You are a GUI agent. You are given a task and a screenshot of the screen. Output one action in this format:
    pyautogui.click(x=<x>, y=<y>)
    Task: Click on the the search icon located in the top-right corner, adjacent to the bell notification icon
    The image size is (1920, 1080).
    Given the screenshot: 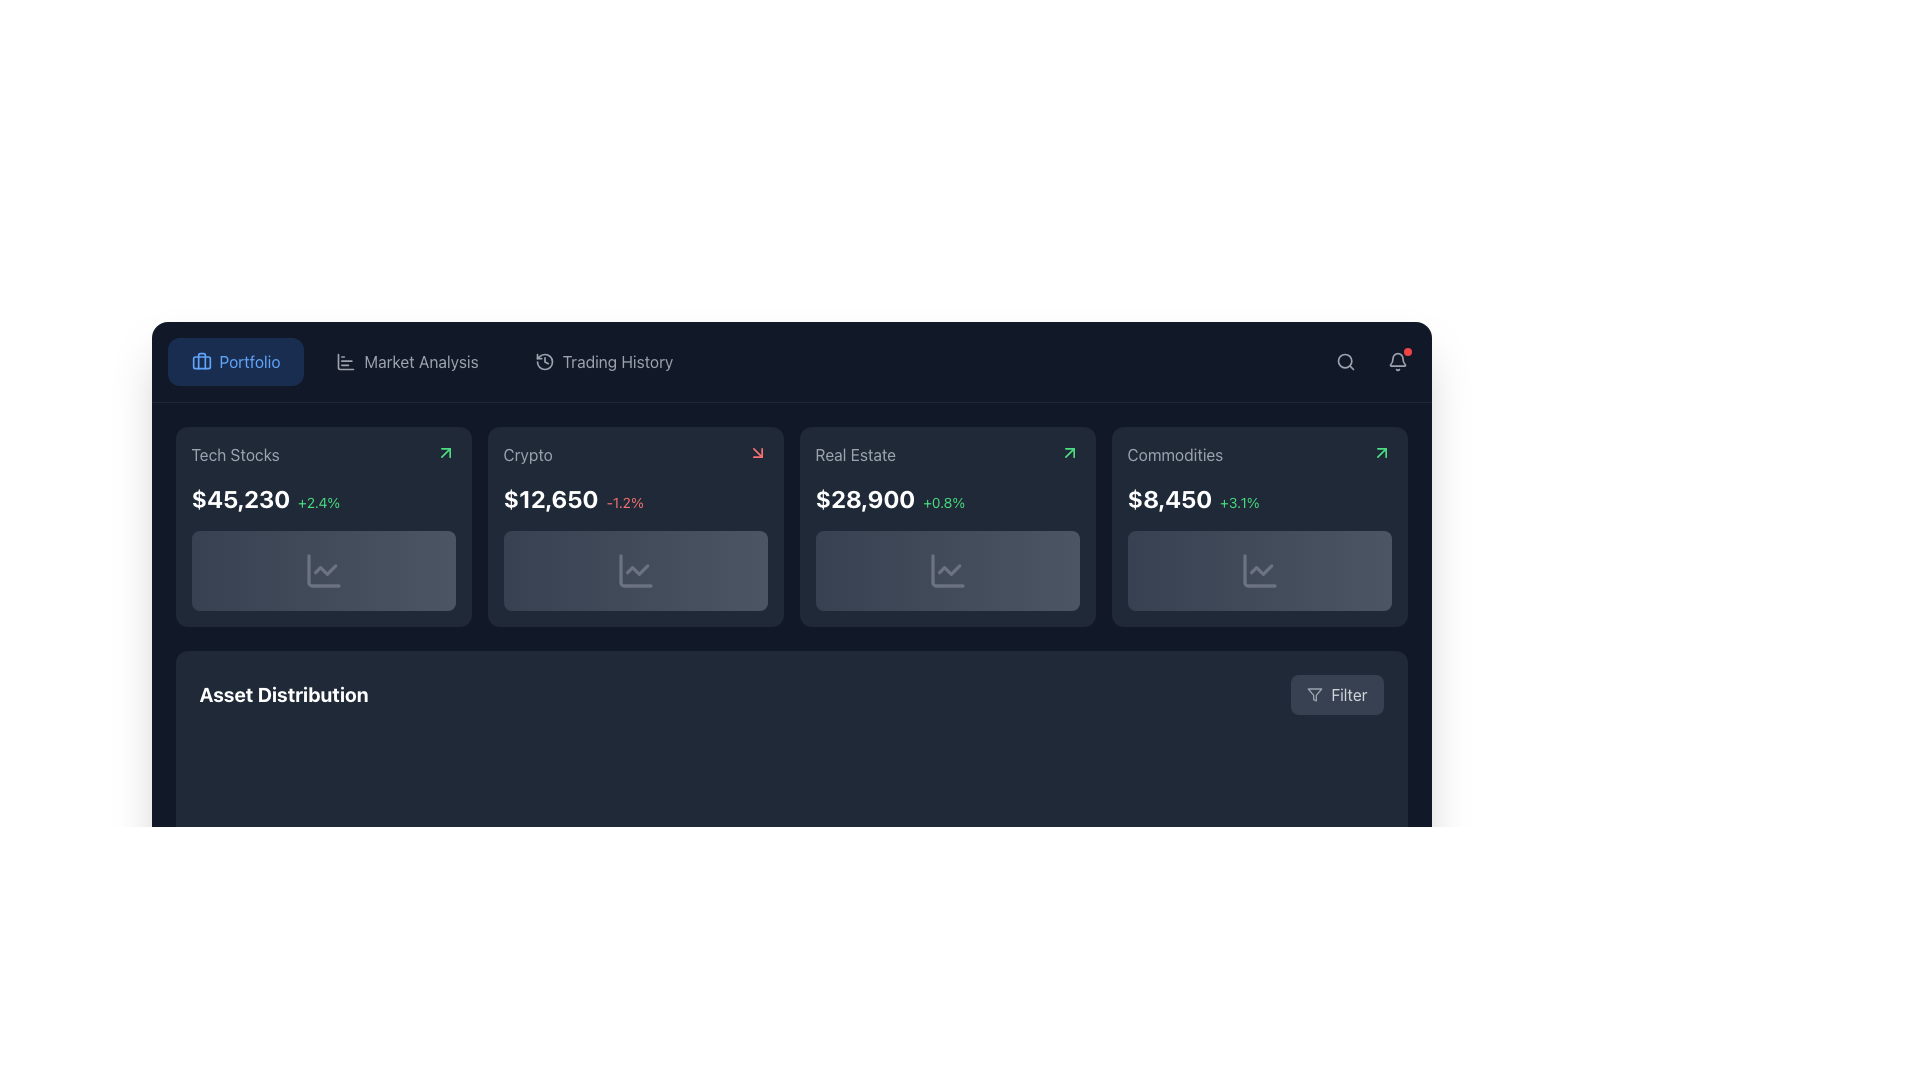 What is the action you would take?
    pyautogui.click(x=1345, y=362)
    